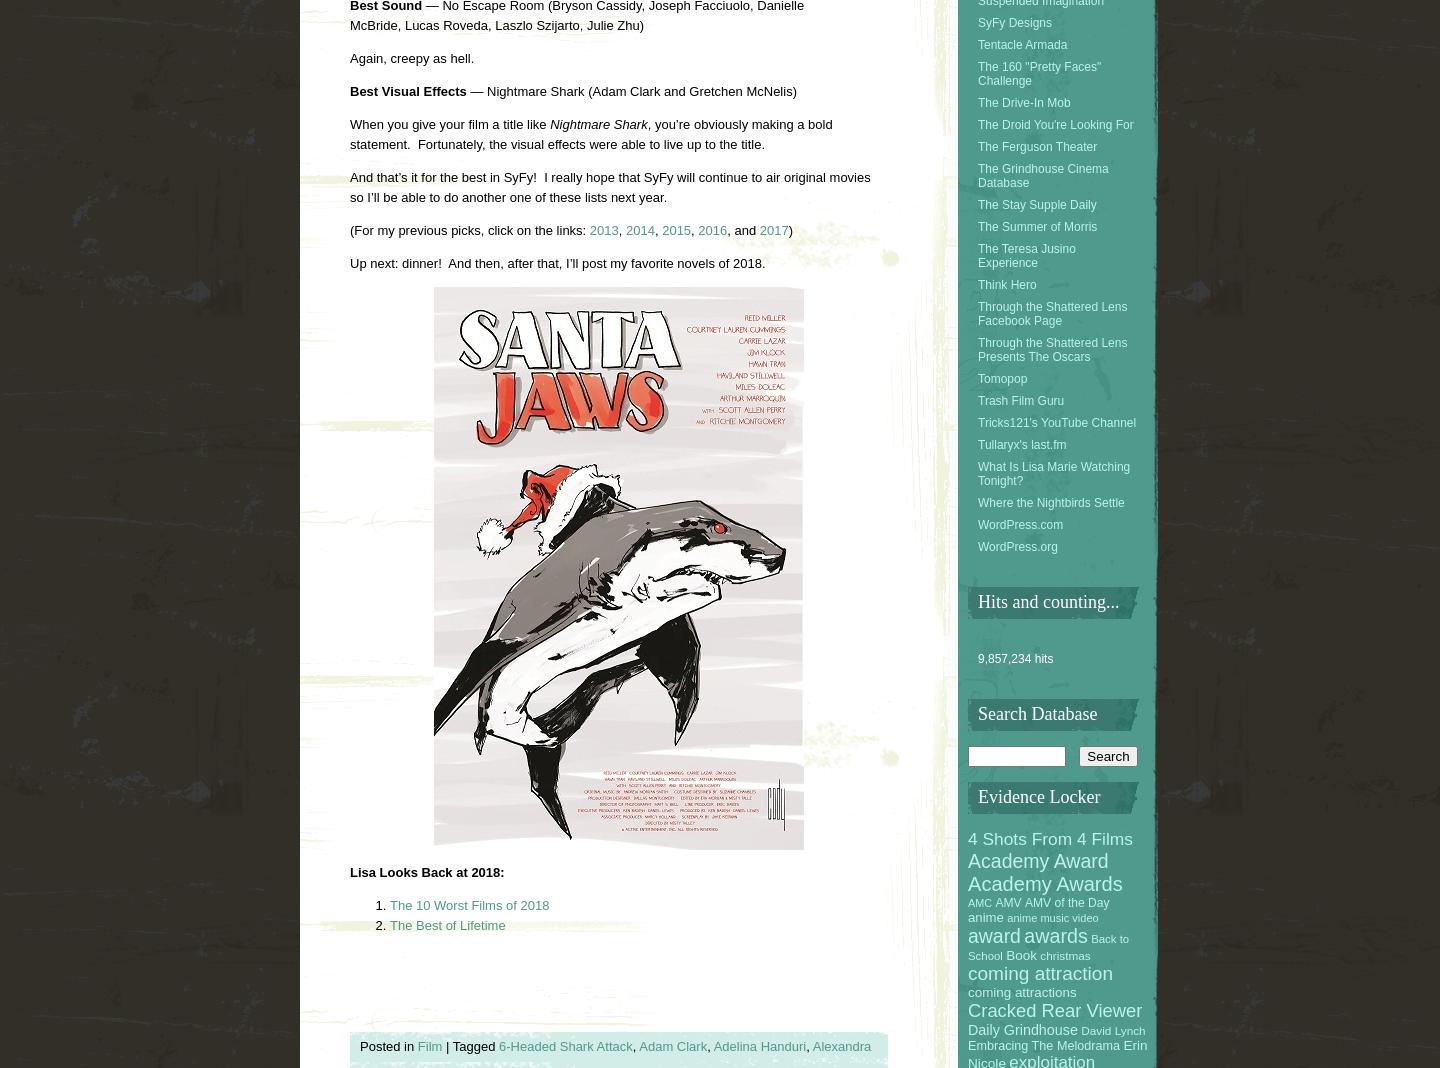 The height and width of the screenshot is (1068, 1440). Describe the element at coordinates (977, 713) in the screenshot. I see `'Search Database'` at that location.